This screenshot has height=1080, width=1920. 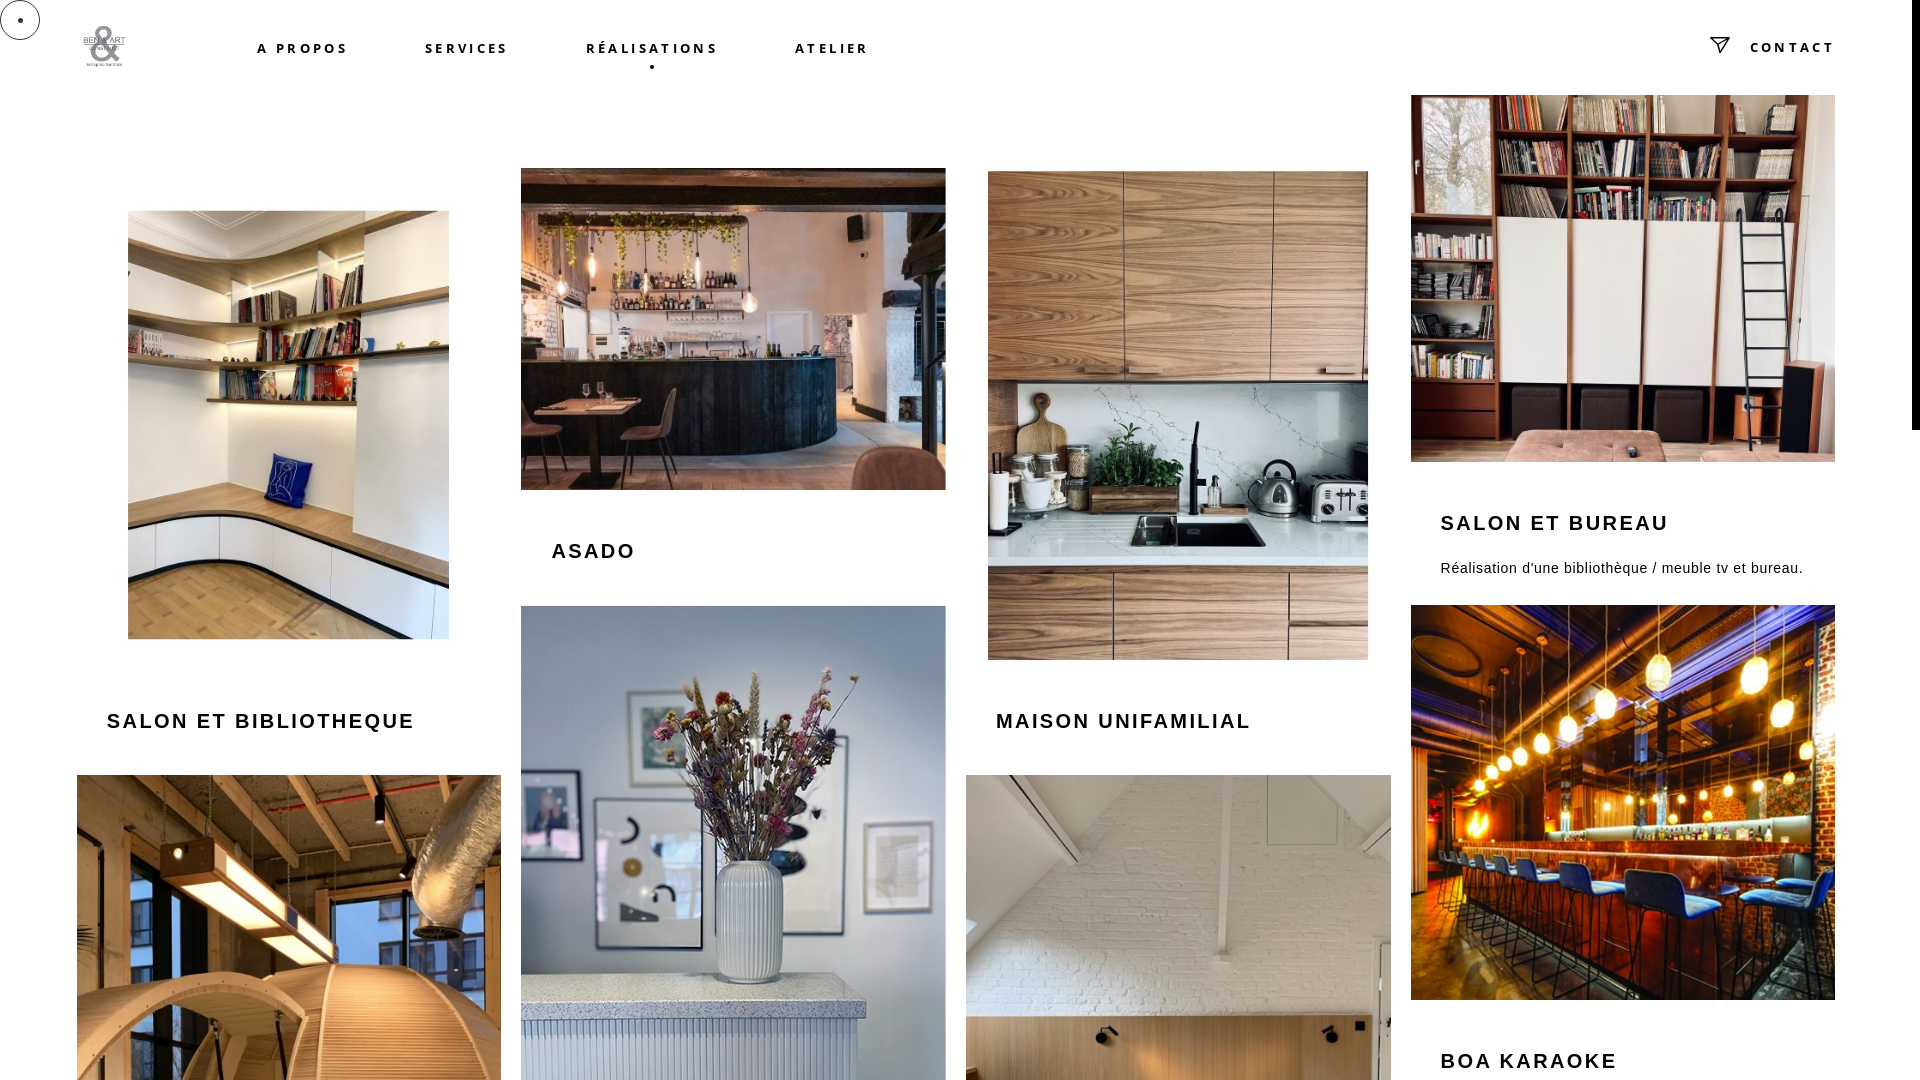 What do you see at coordinates (1670, 45) in the screenshot?
I see `'CONTACT` at bounding box center [1670, 45].